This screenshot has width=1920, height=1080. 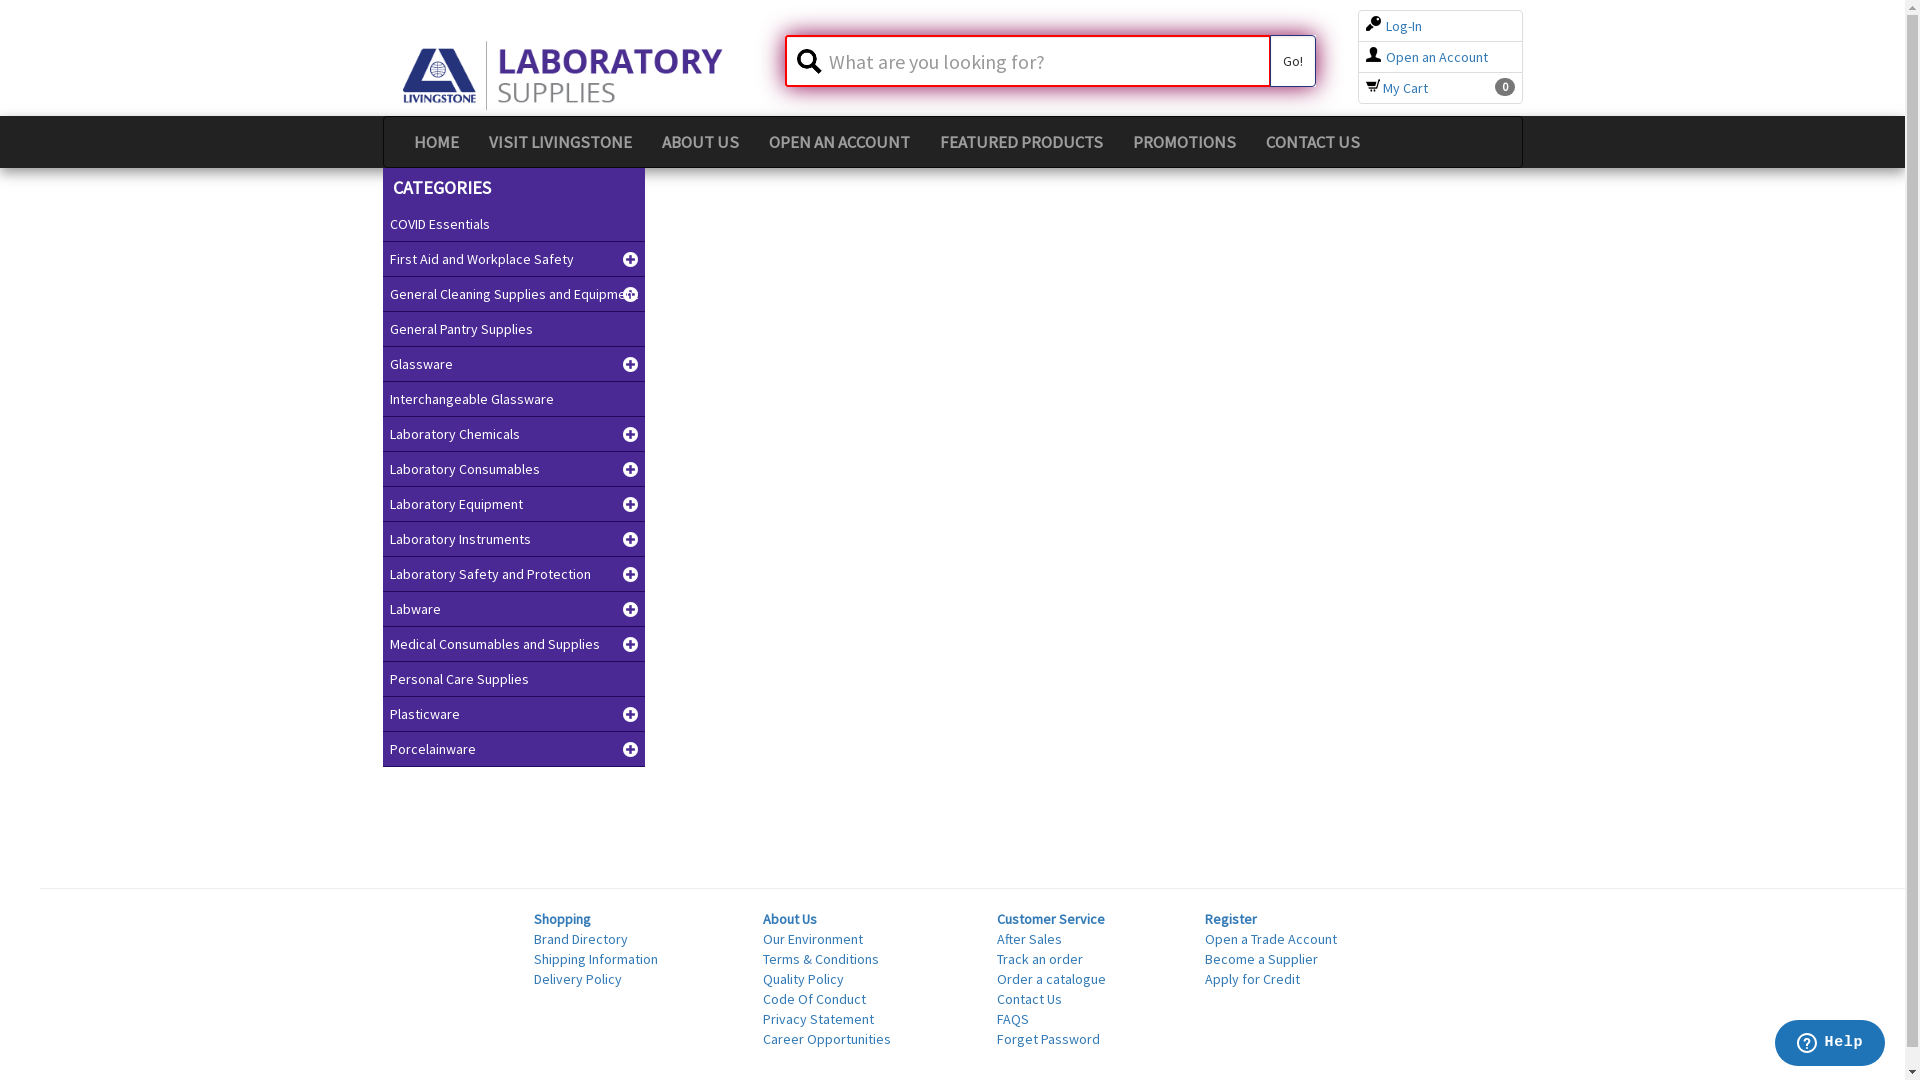 I want to click on 'Shipping Information', so click(x=594, y=958).